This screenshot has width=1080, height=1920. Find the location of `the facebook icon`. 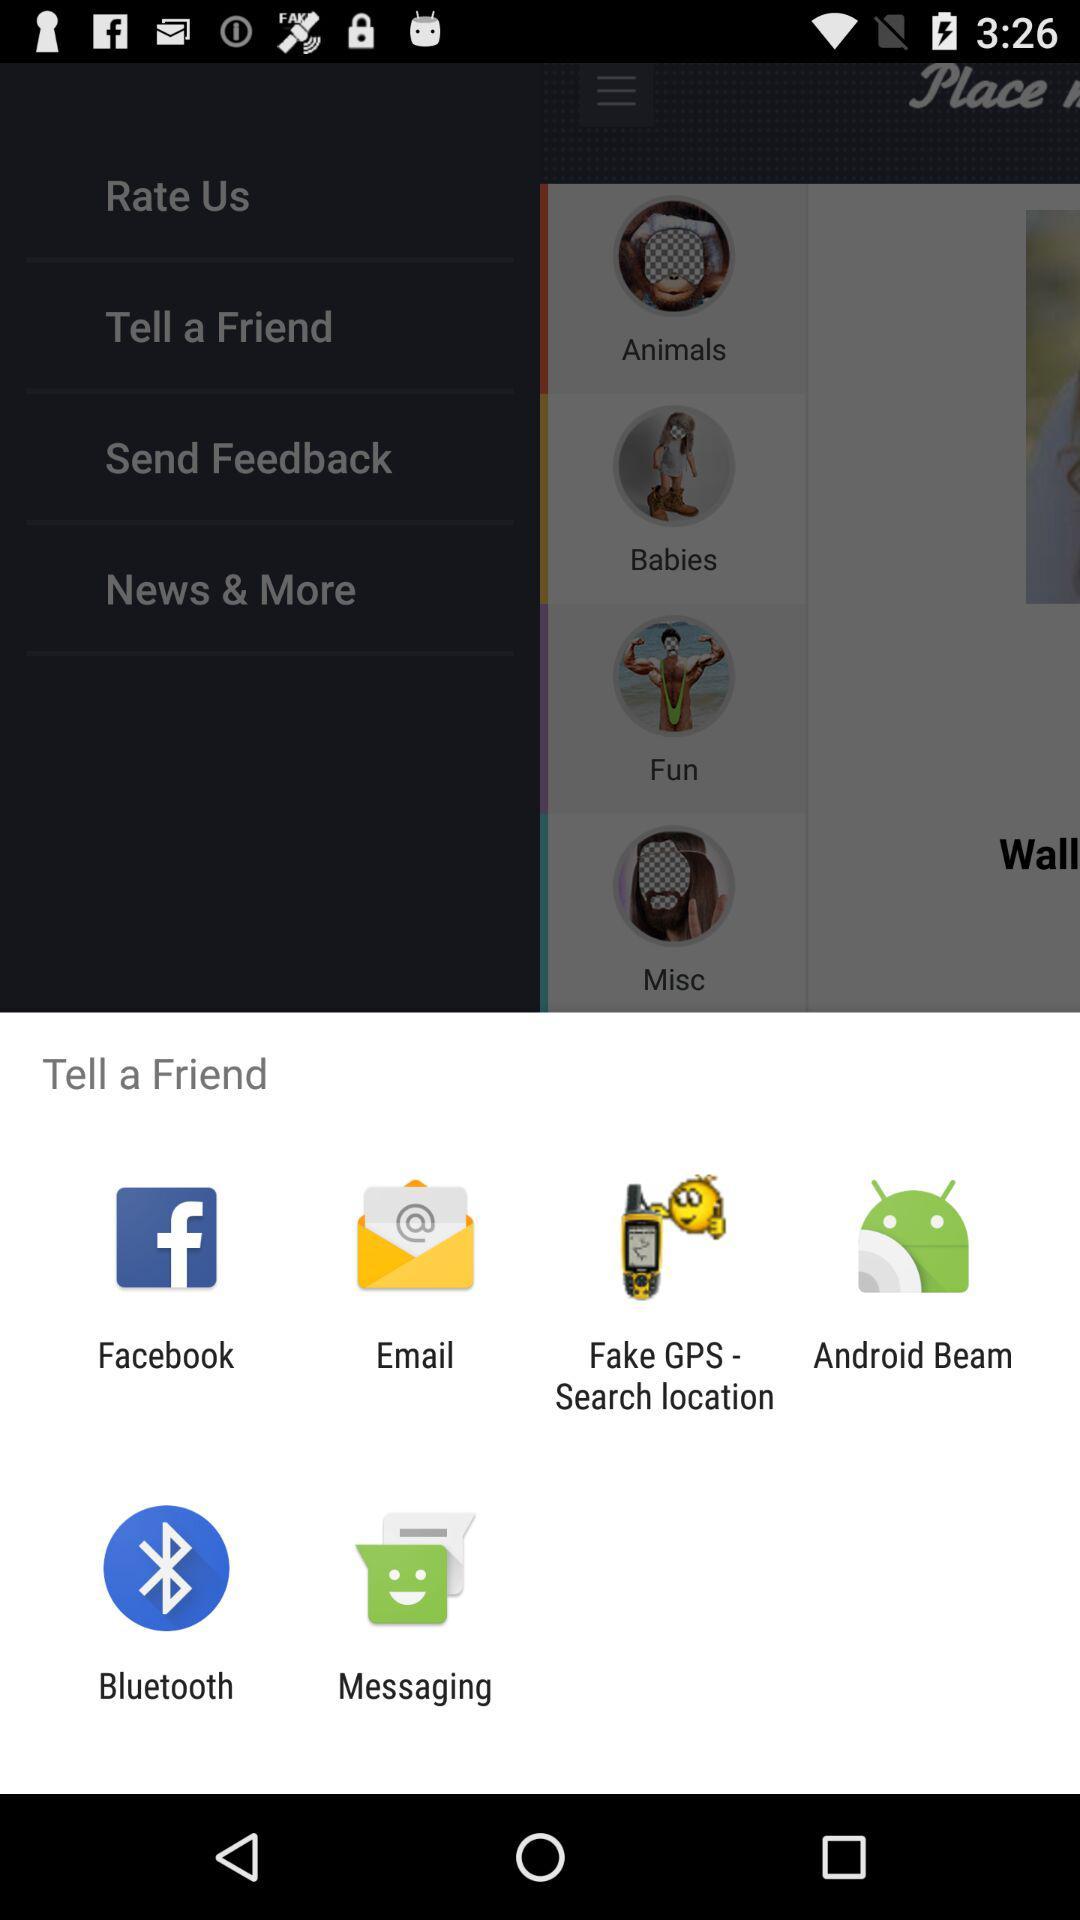

the facebook icon is located at coordinates (165, 1374).